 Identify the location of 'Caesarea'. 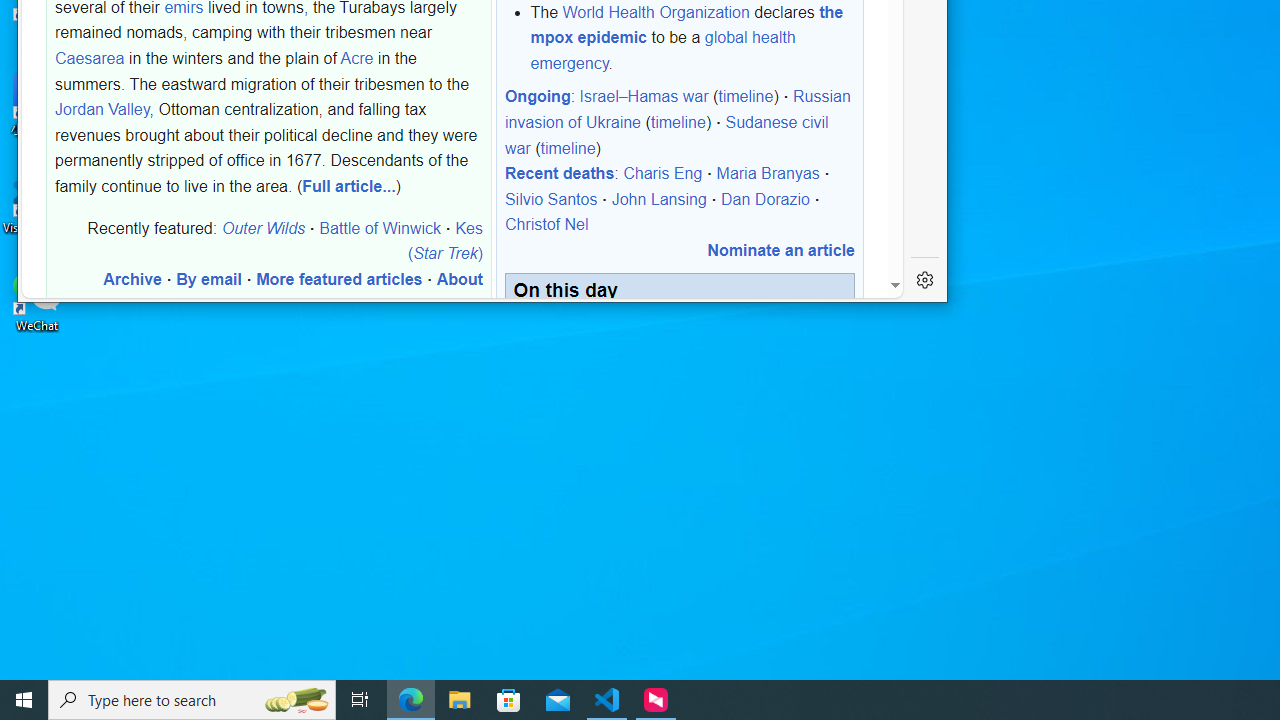
(89, 57).